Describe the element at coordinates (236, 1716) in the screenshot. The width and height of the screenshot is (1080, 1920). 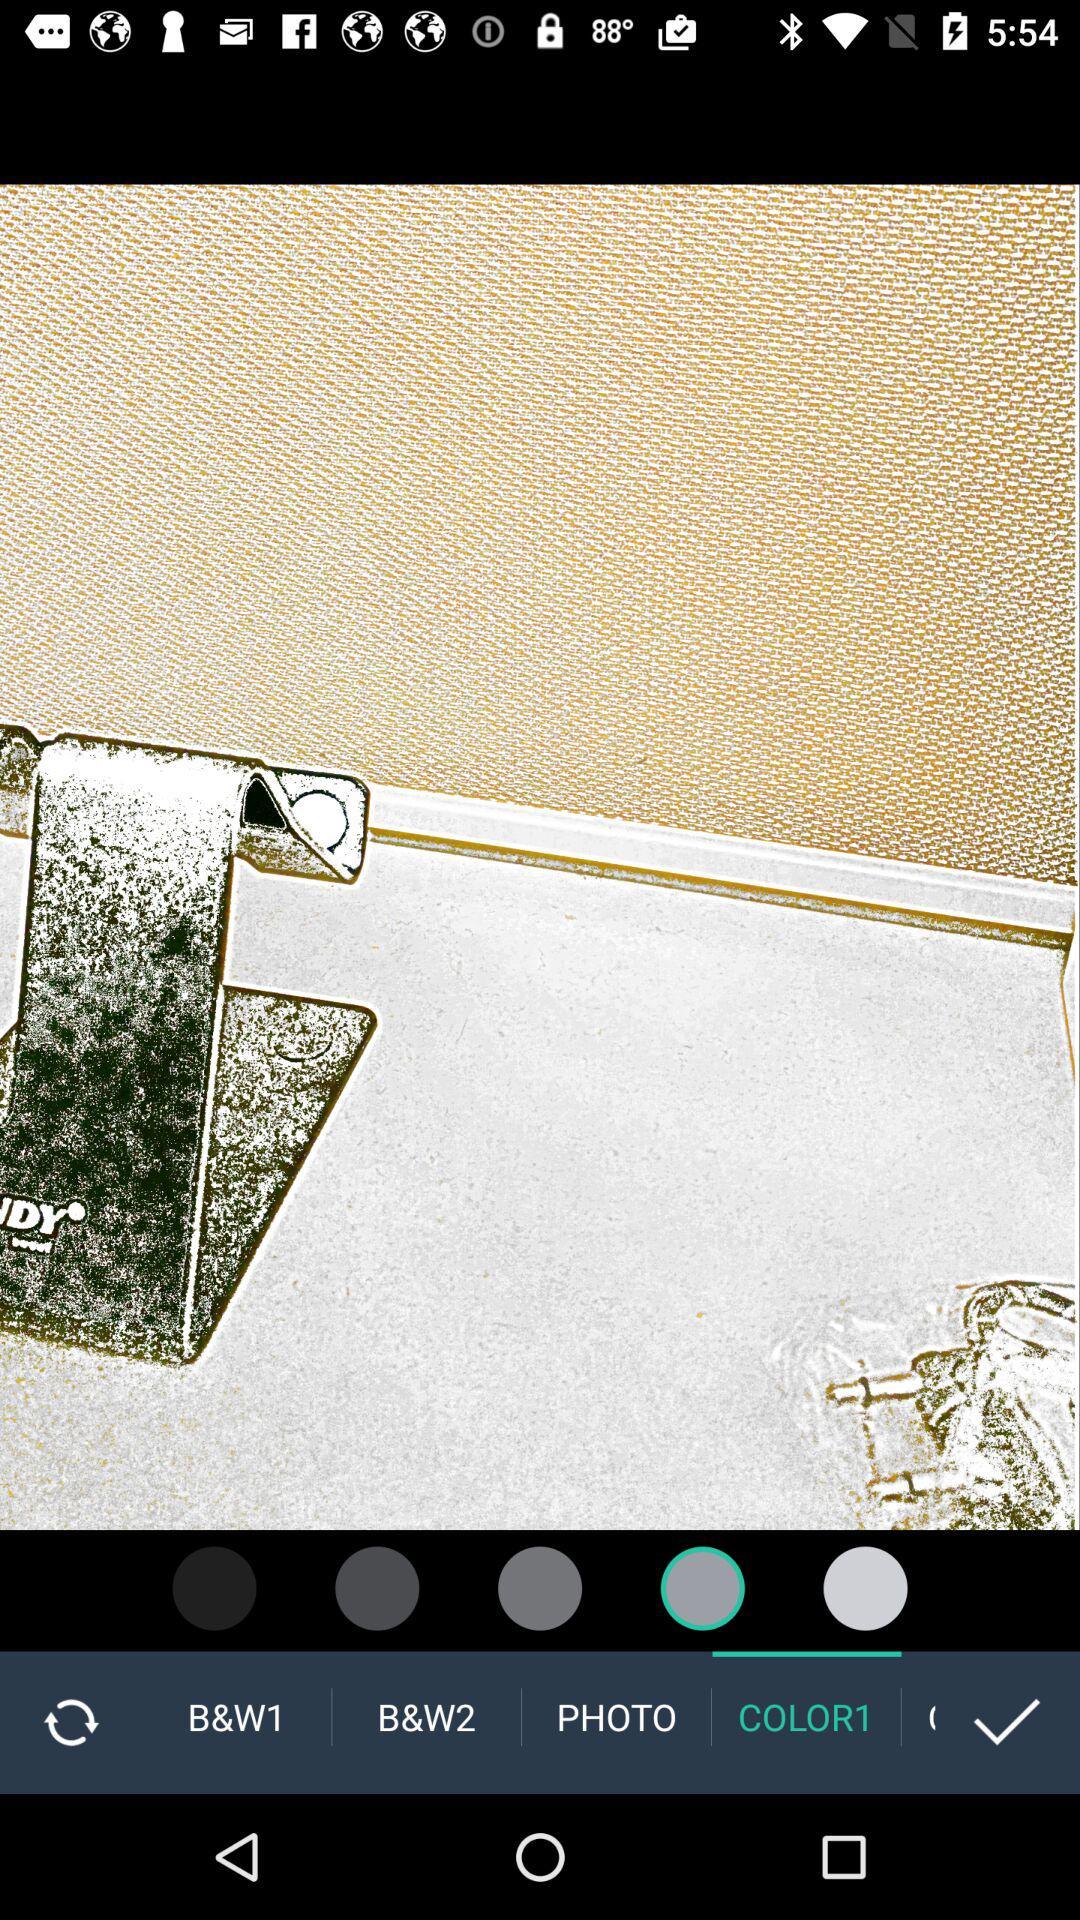
I see `the bw1 option` at that location.